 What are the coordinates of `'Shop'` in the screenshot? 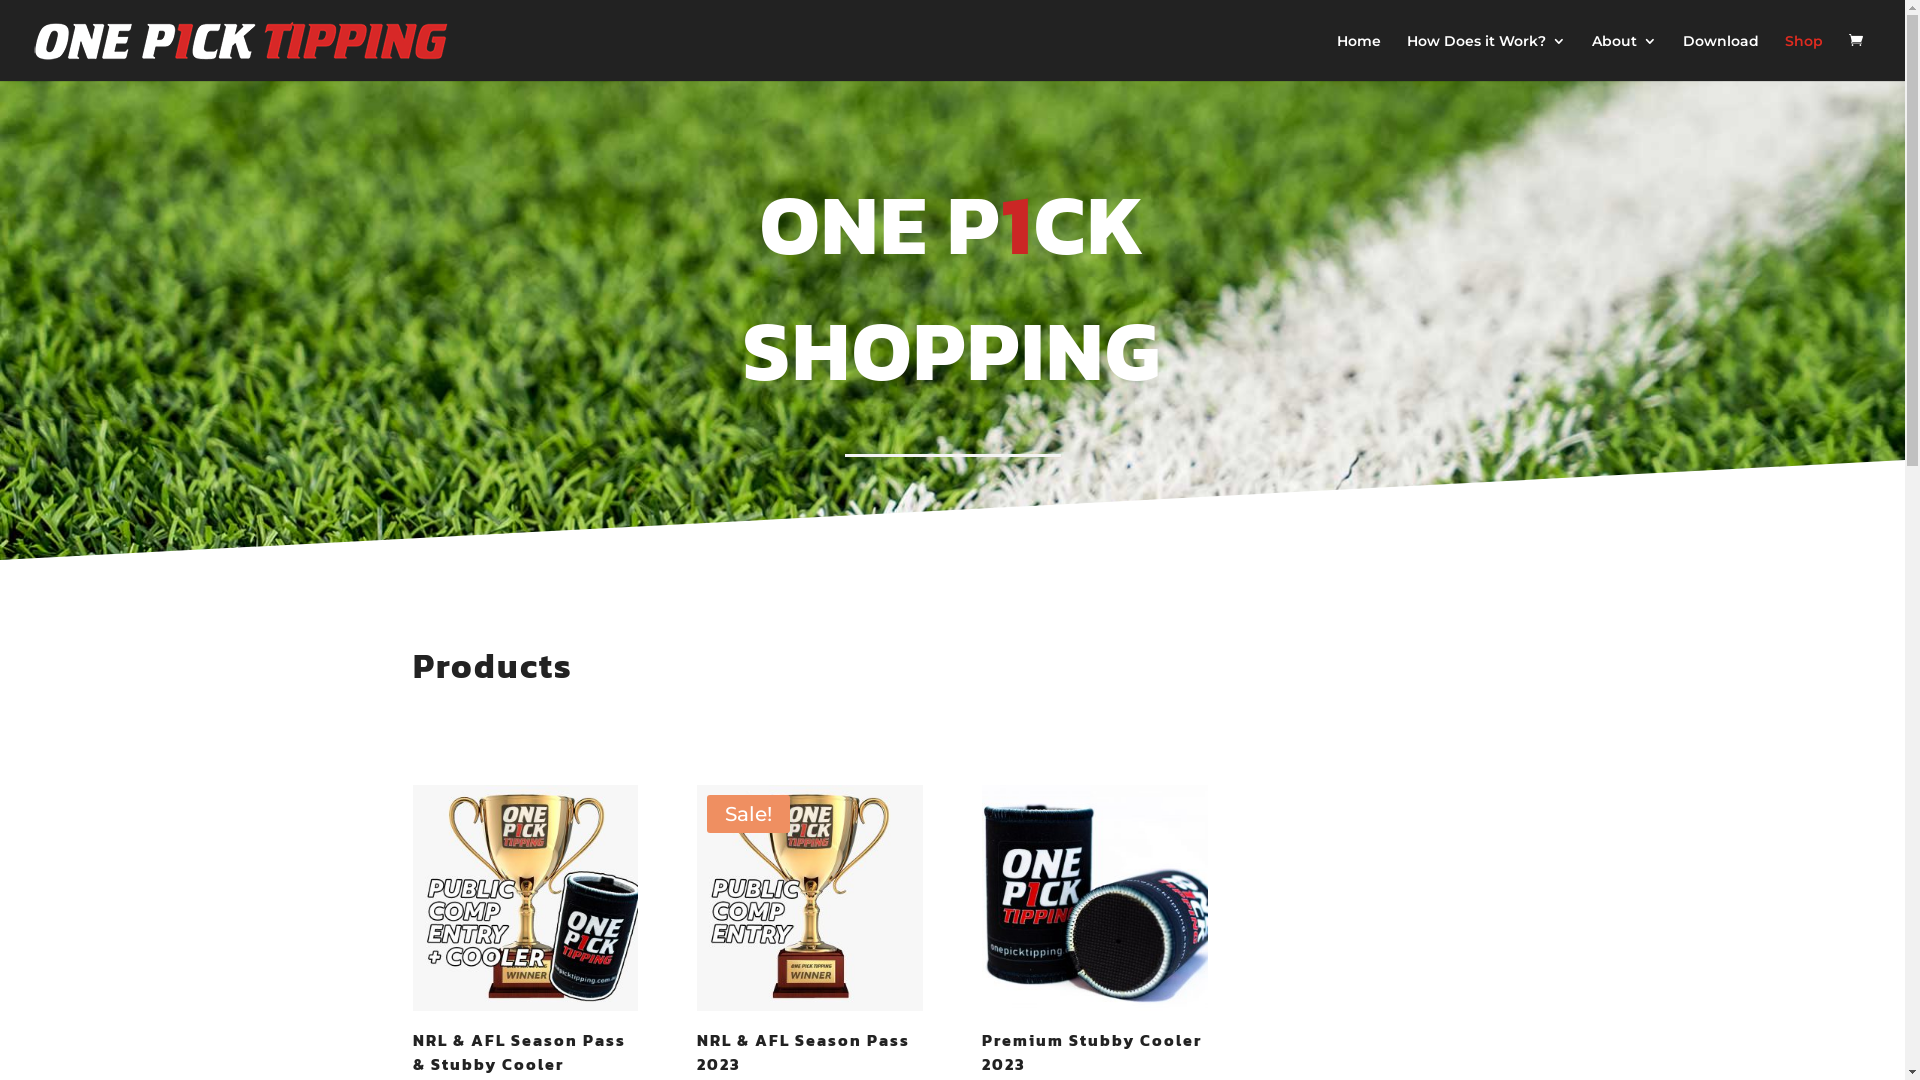 It's located at (1804, 56).